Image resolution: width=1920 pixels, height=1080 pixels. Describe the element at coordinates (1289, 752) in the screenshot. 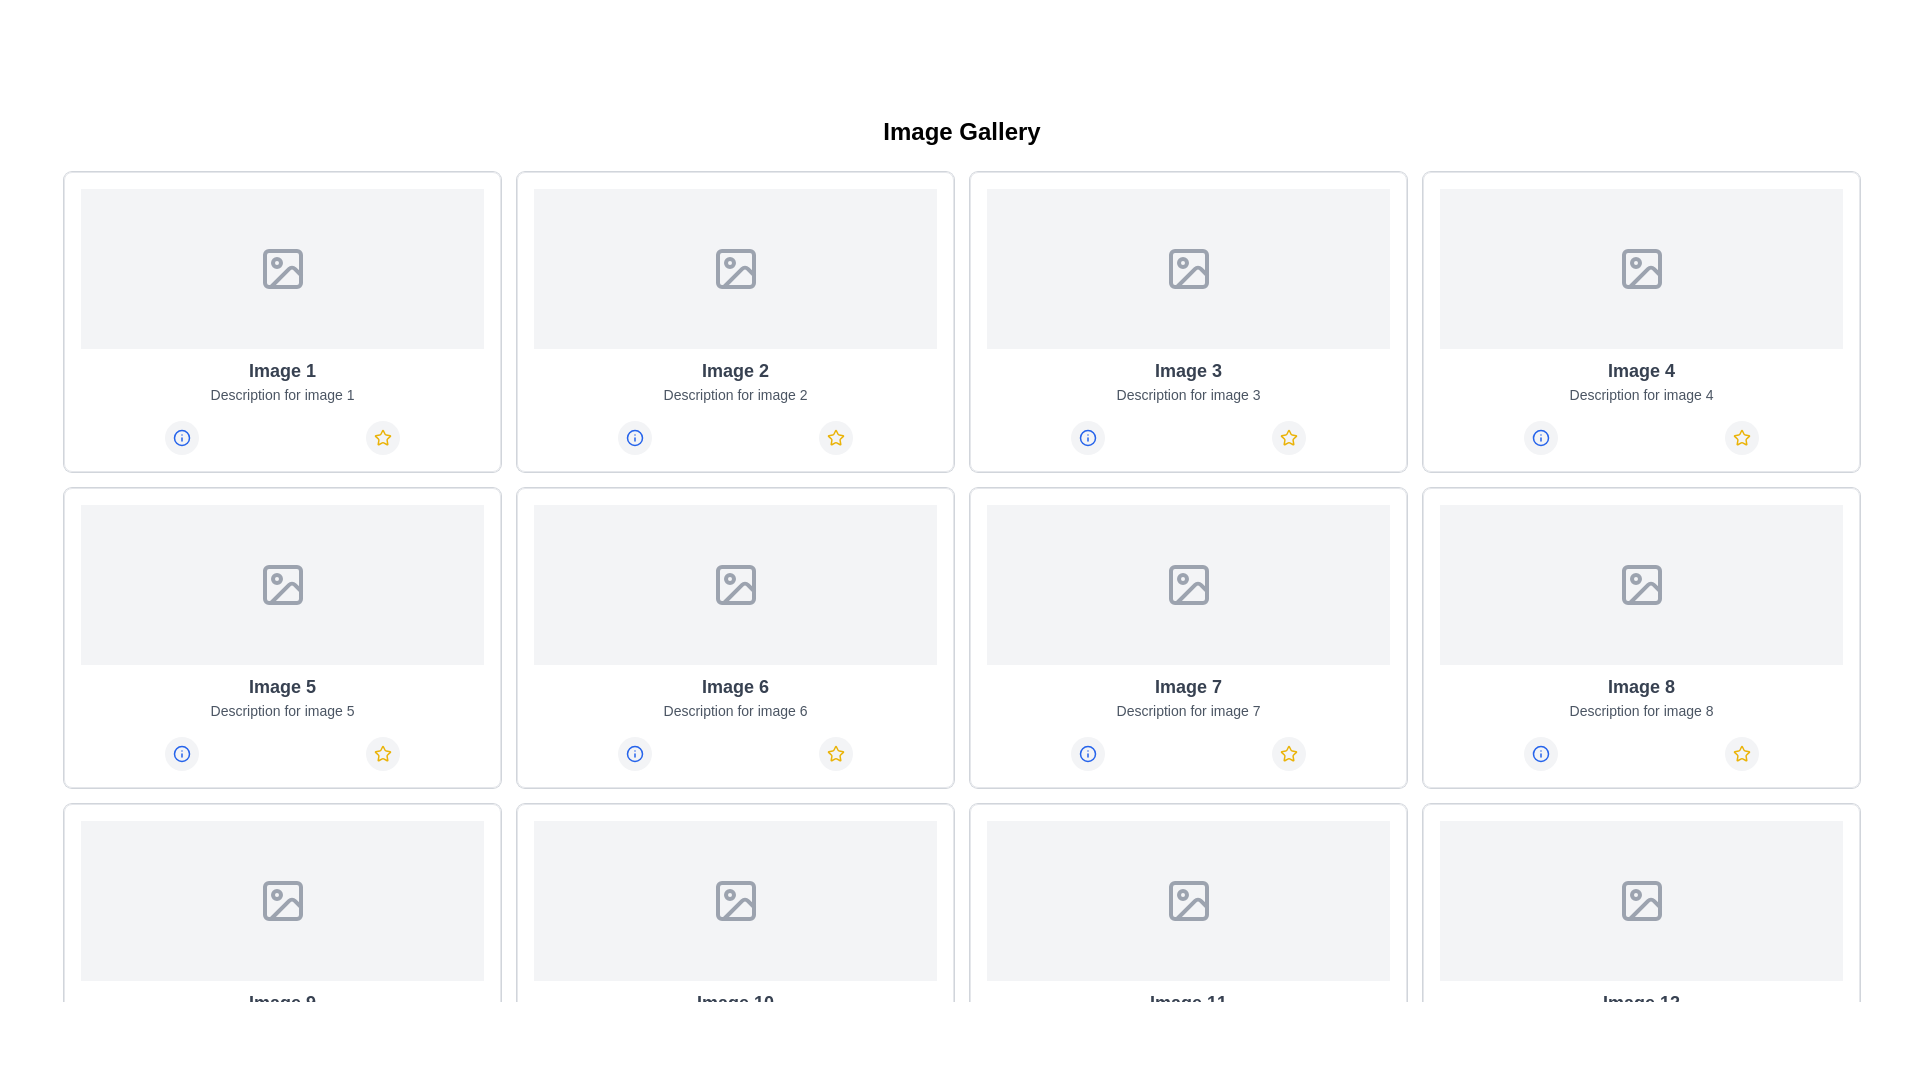

I see `the favorite icon button located directly below the 'Image 7' card in the image gallery` at that location.